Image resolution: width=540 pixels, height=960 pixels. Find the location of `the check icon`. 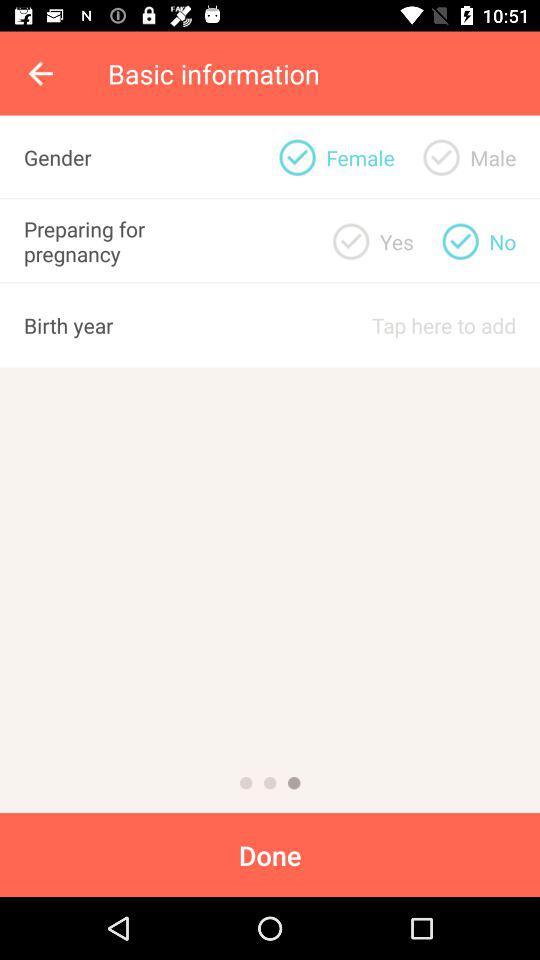

the check icon is located at coordinates (441, 156).